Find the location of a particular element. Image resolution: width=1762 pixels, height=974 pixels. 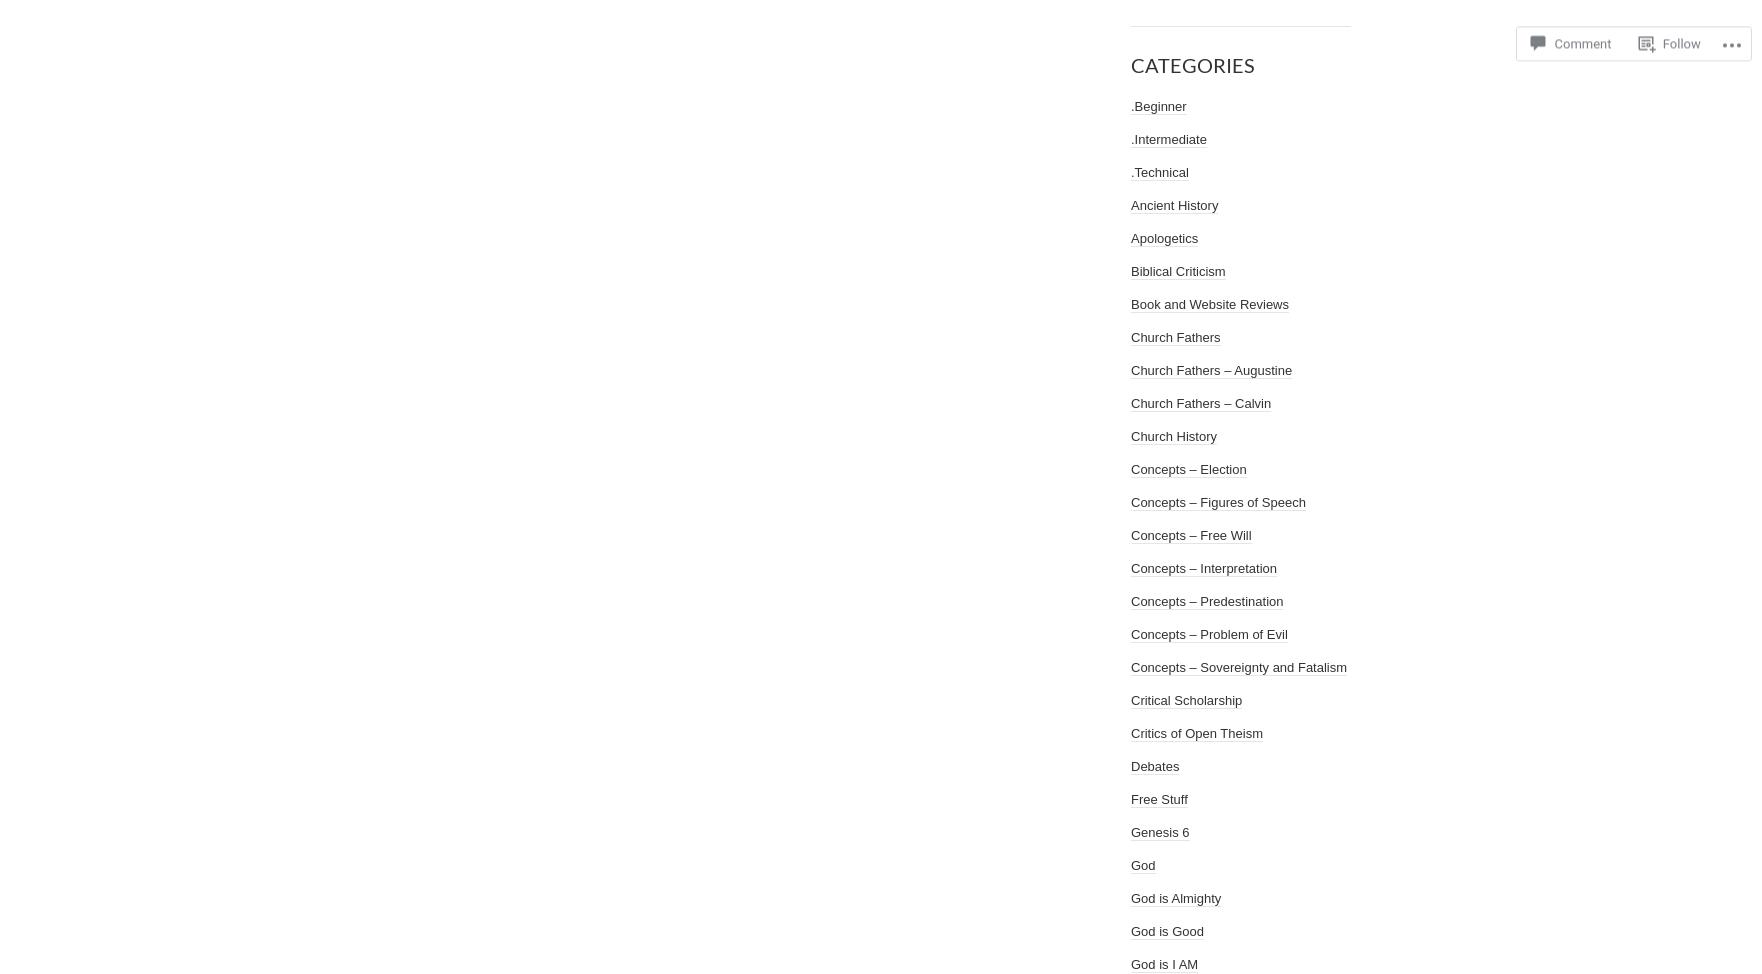

'Comment' is located at coordinates (1581, 24).